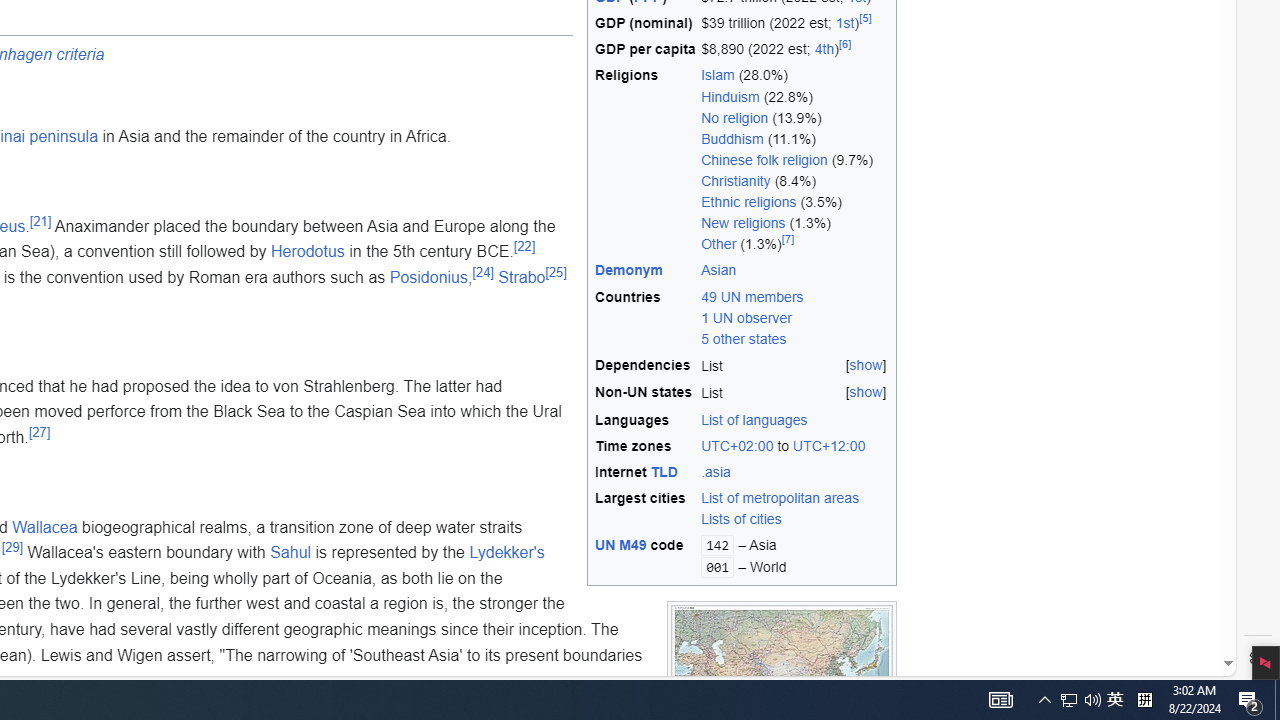  What do you see at coordinates (483, 272) in the screenshot?
I see `'[24]'` at bounding box center [483, 272].